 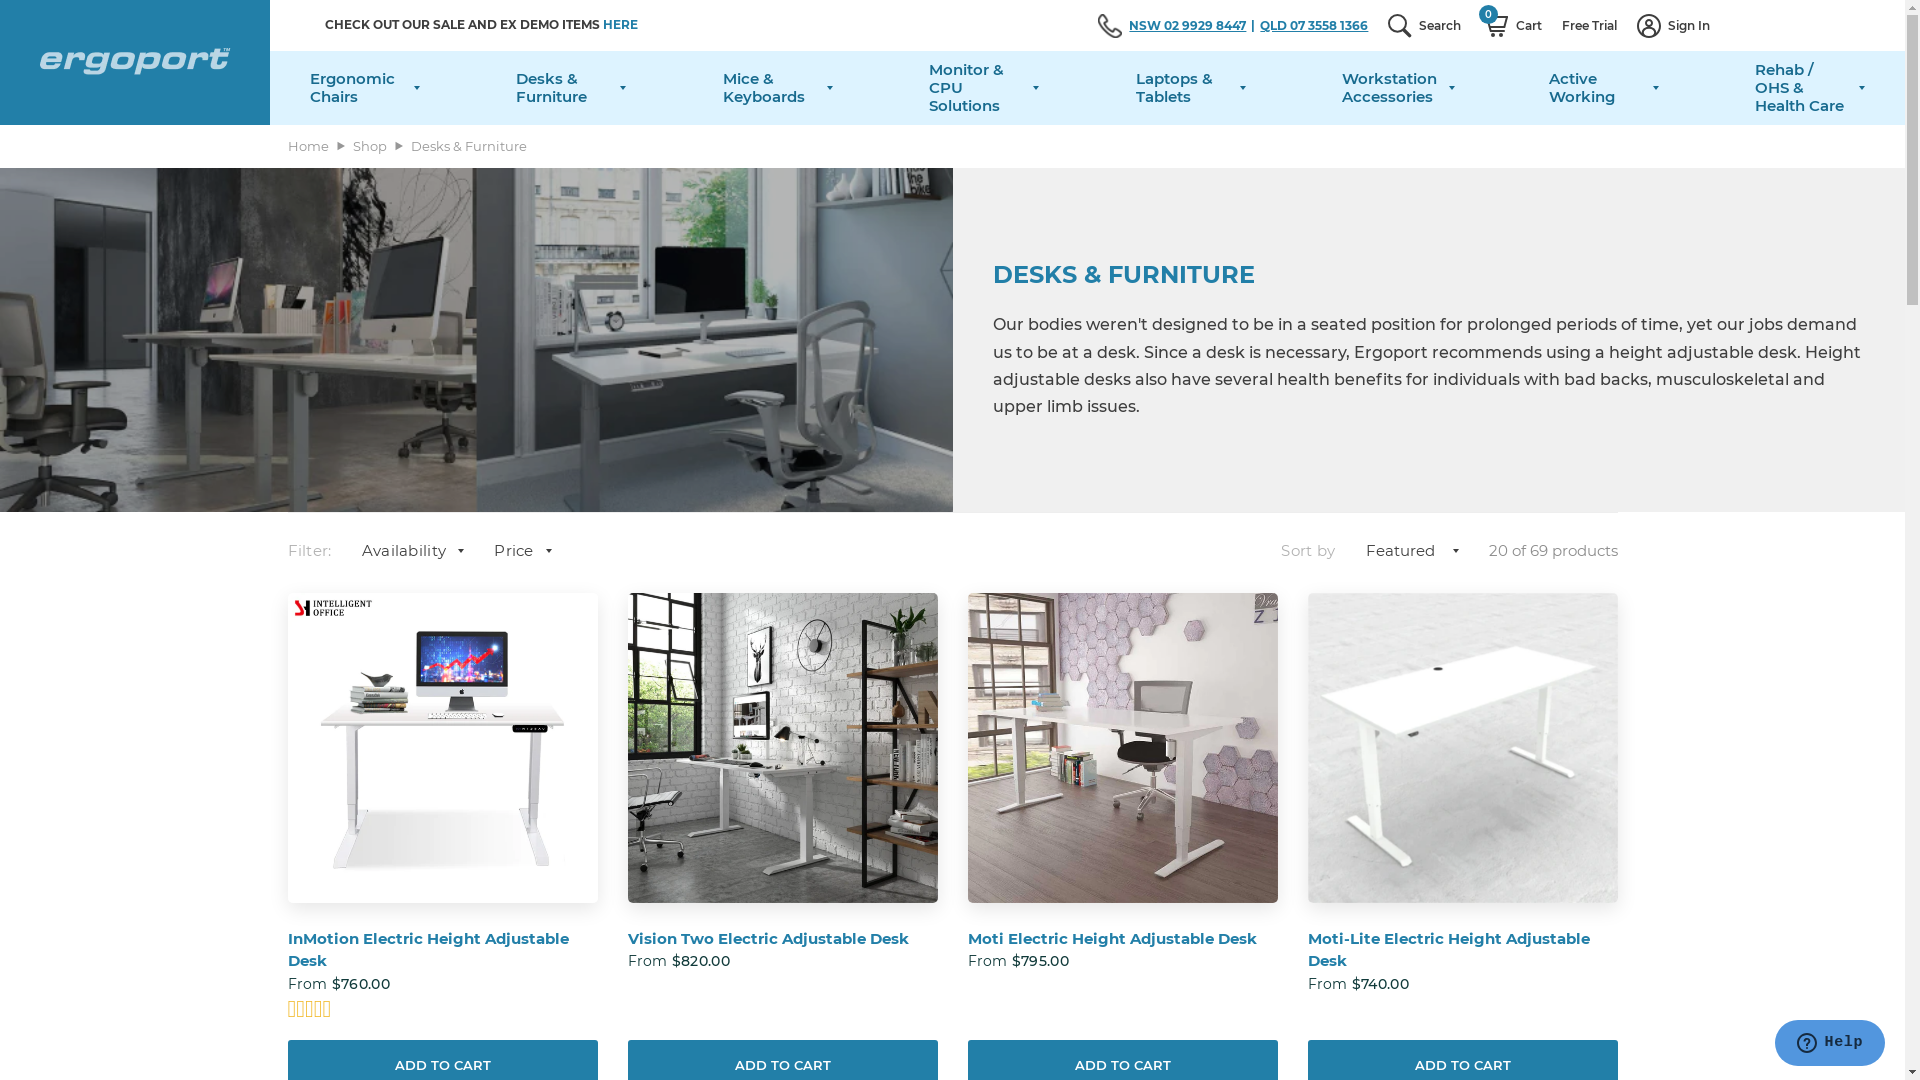 I want to click on 'Home', so click(x=307, y=145).